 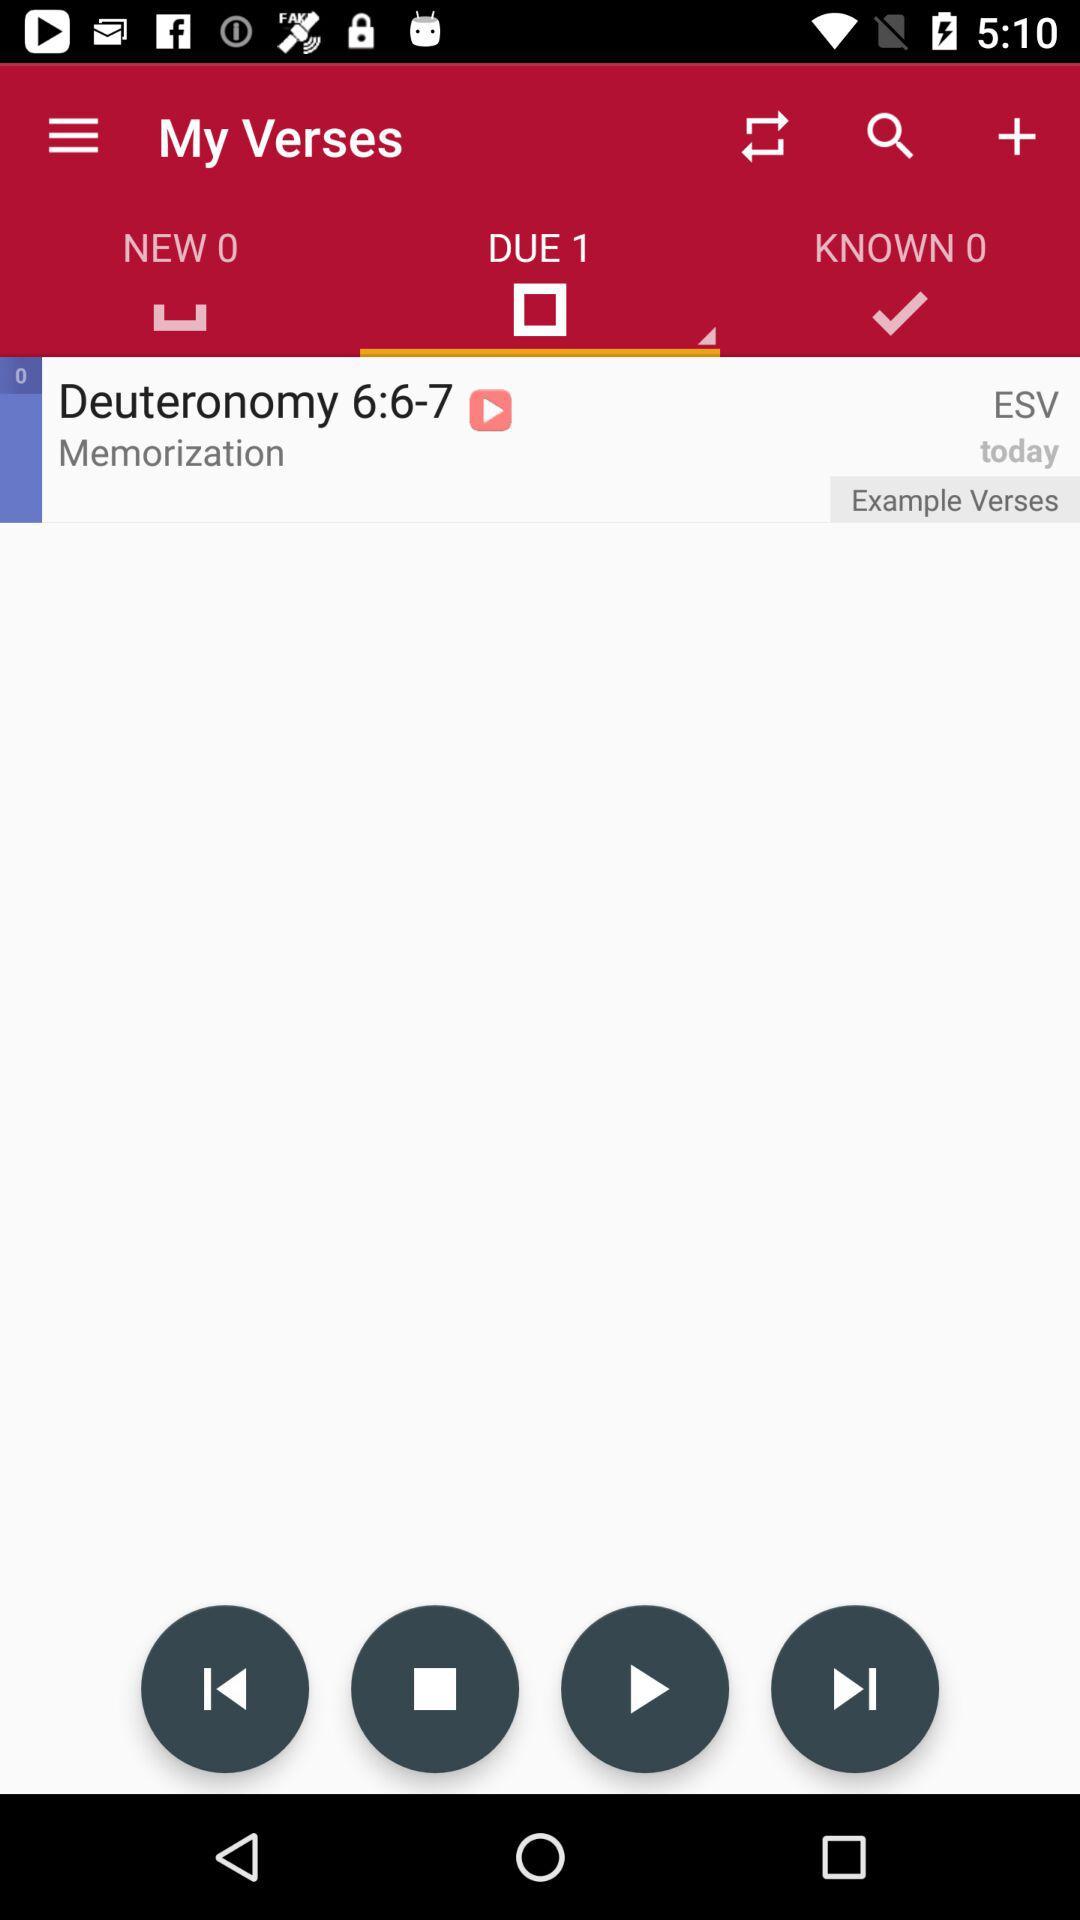 What do you see at coordinates (644, 1688) in the screenshot?
I see `the play icon` at bounding box center [644, 1688].